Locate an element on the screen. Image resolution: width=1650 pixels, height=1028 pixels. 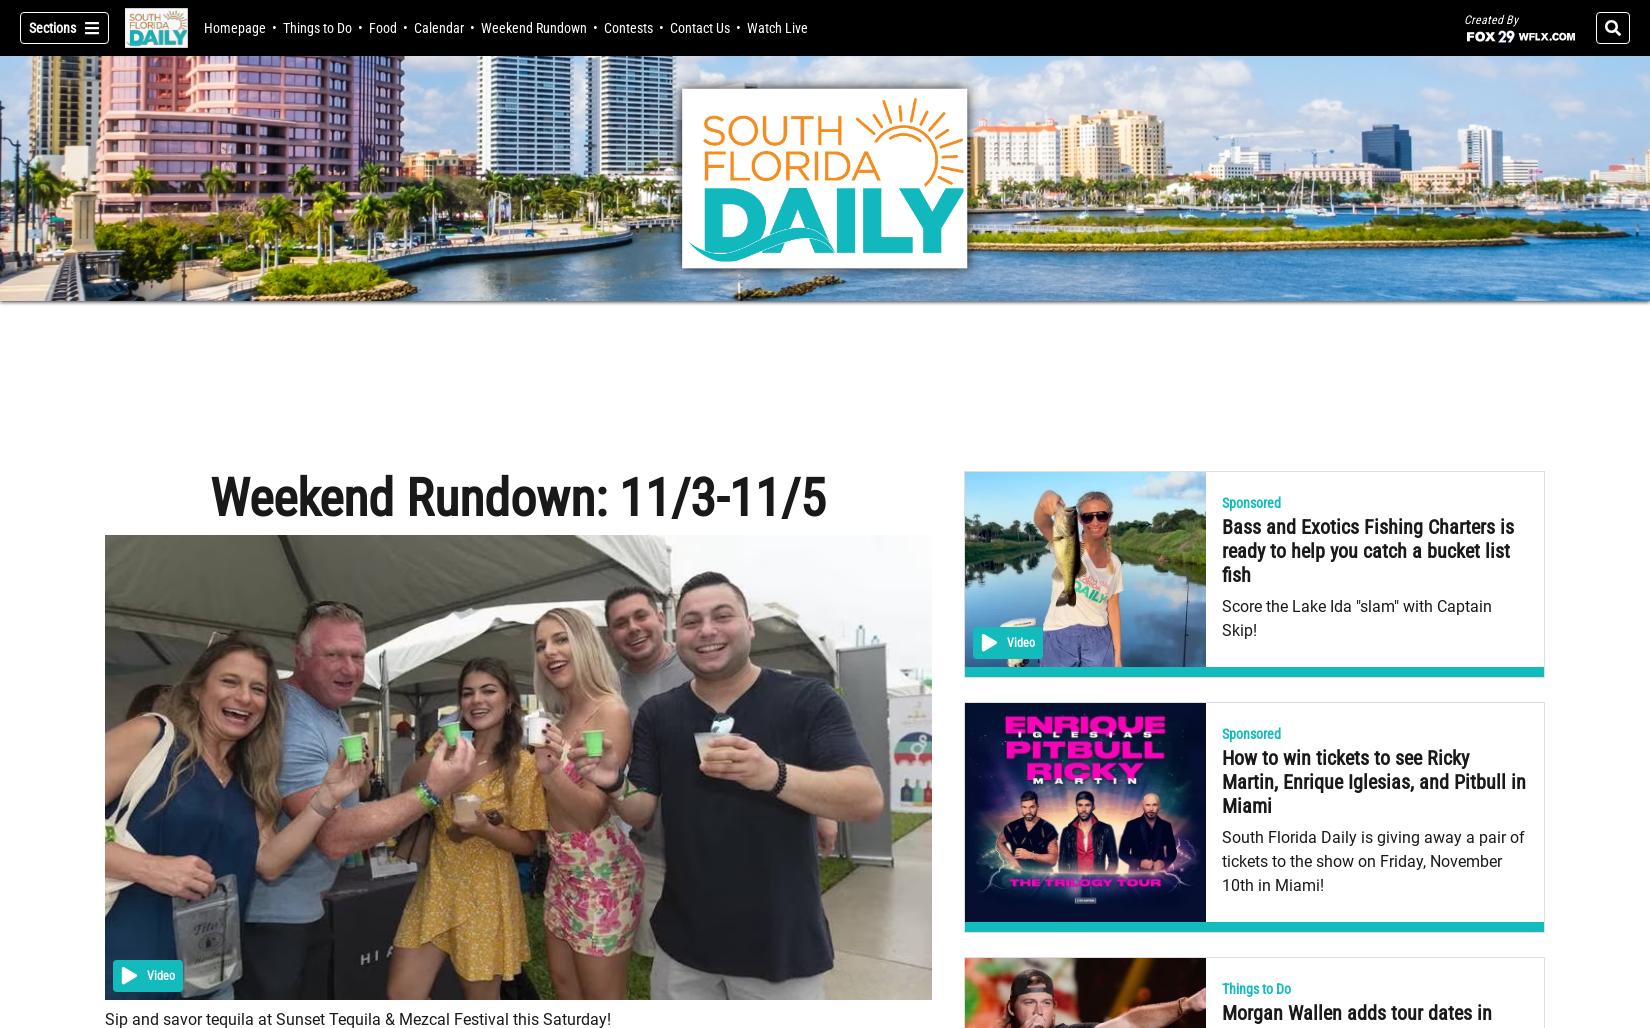
'Bass and Exotics Fishing Charters is ready to help you catch a bucket list fish' is located at coordinates (1367, 551).